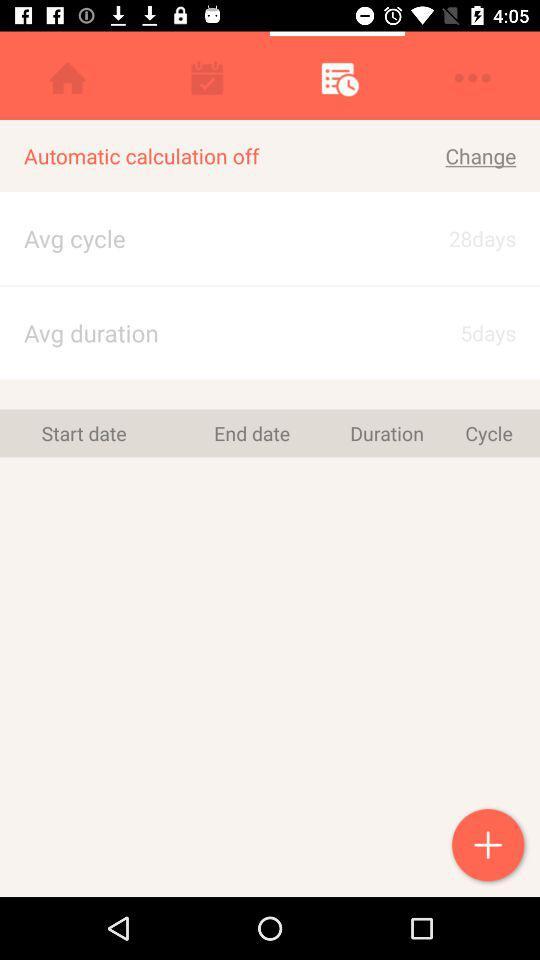 Image resolution: width=540 pixels, height=960 pixels. Describe the element at coordinates (489, 846) in the screenshot. I see `menstrual cycle` at that location.